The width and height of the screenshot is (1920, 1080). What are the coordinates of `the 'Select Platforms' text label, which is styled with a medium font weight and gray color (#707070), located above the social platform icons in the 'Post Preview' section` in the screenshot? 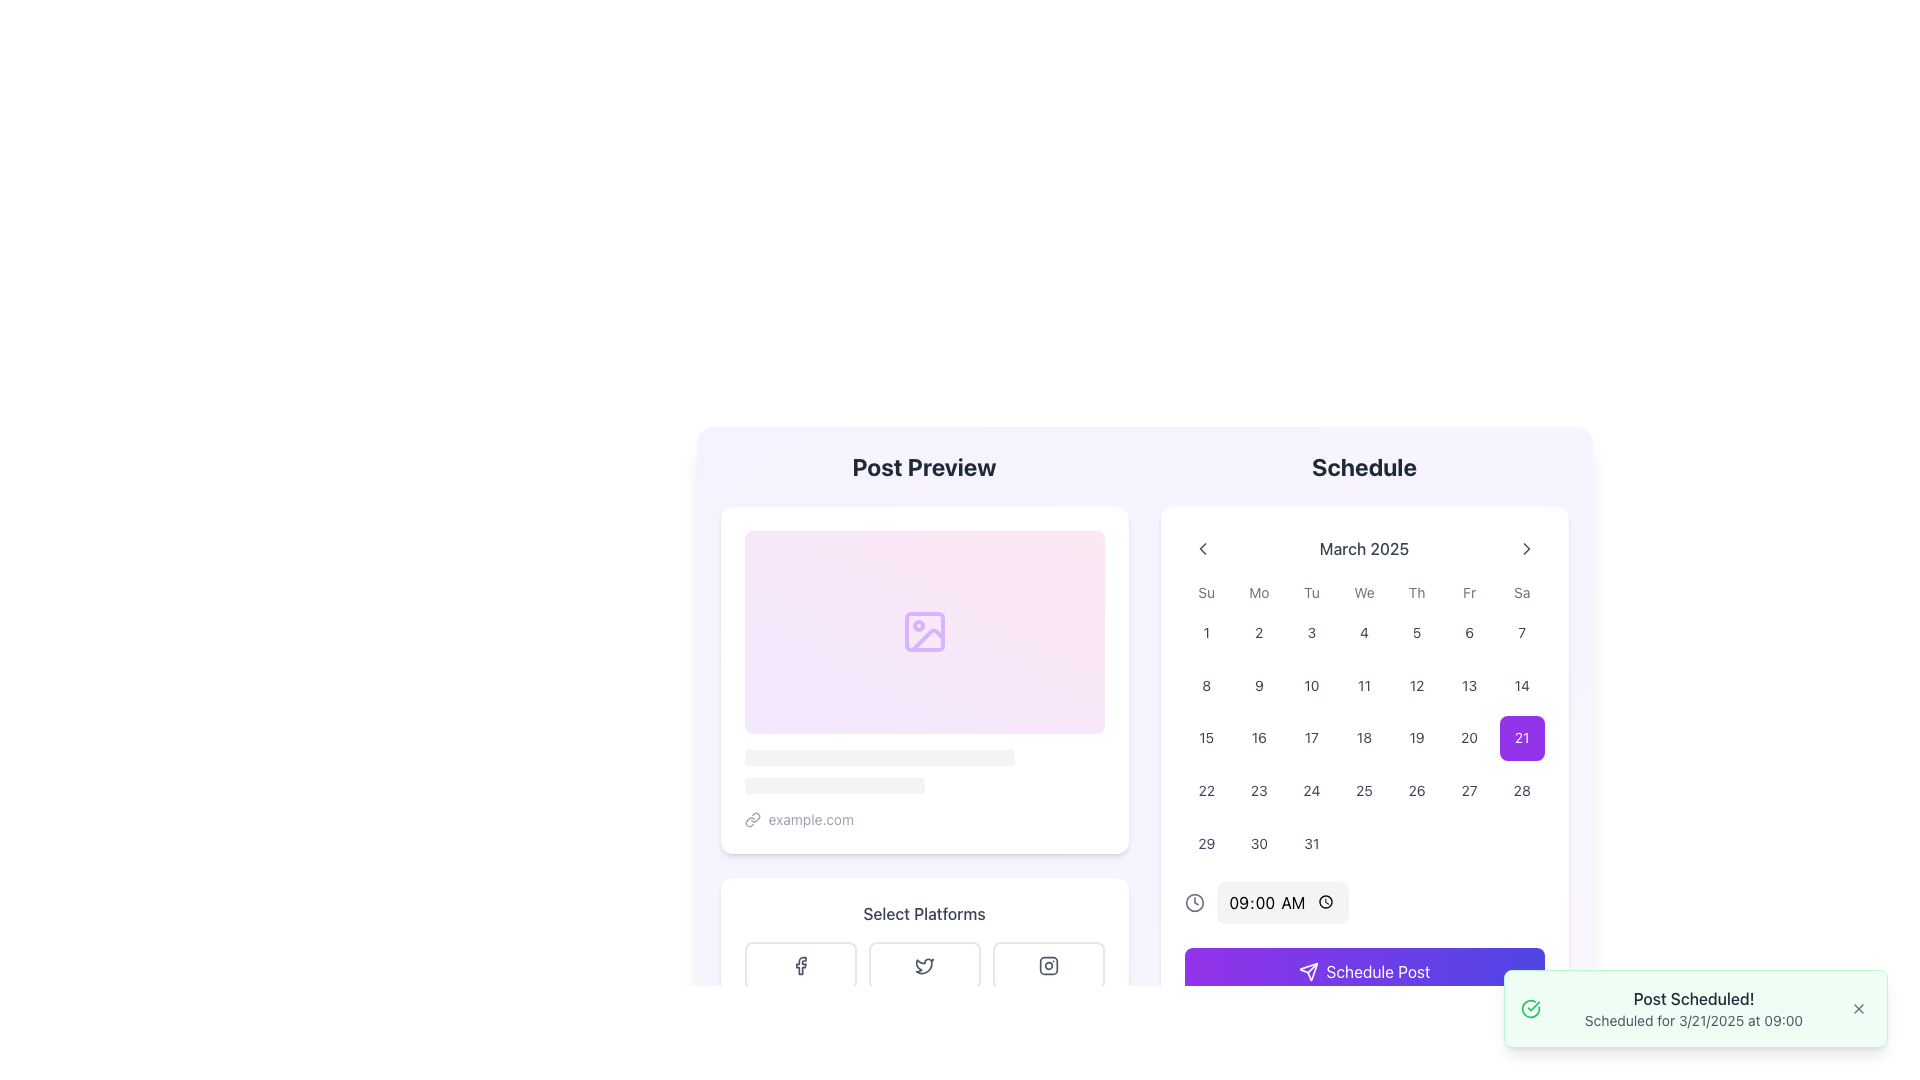 It's located at (923, 913).